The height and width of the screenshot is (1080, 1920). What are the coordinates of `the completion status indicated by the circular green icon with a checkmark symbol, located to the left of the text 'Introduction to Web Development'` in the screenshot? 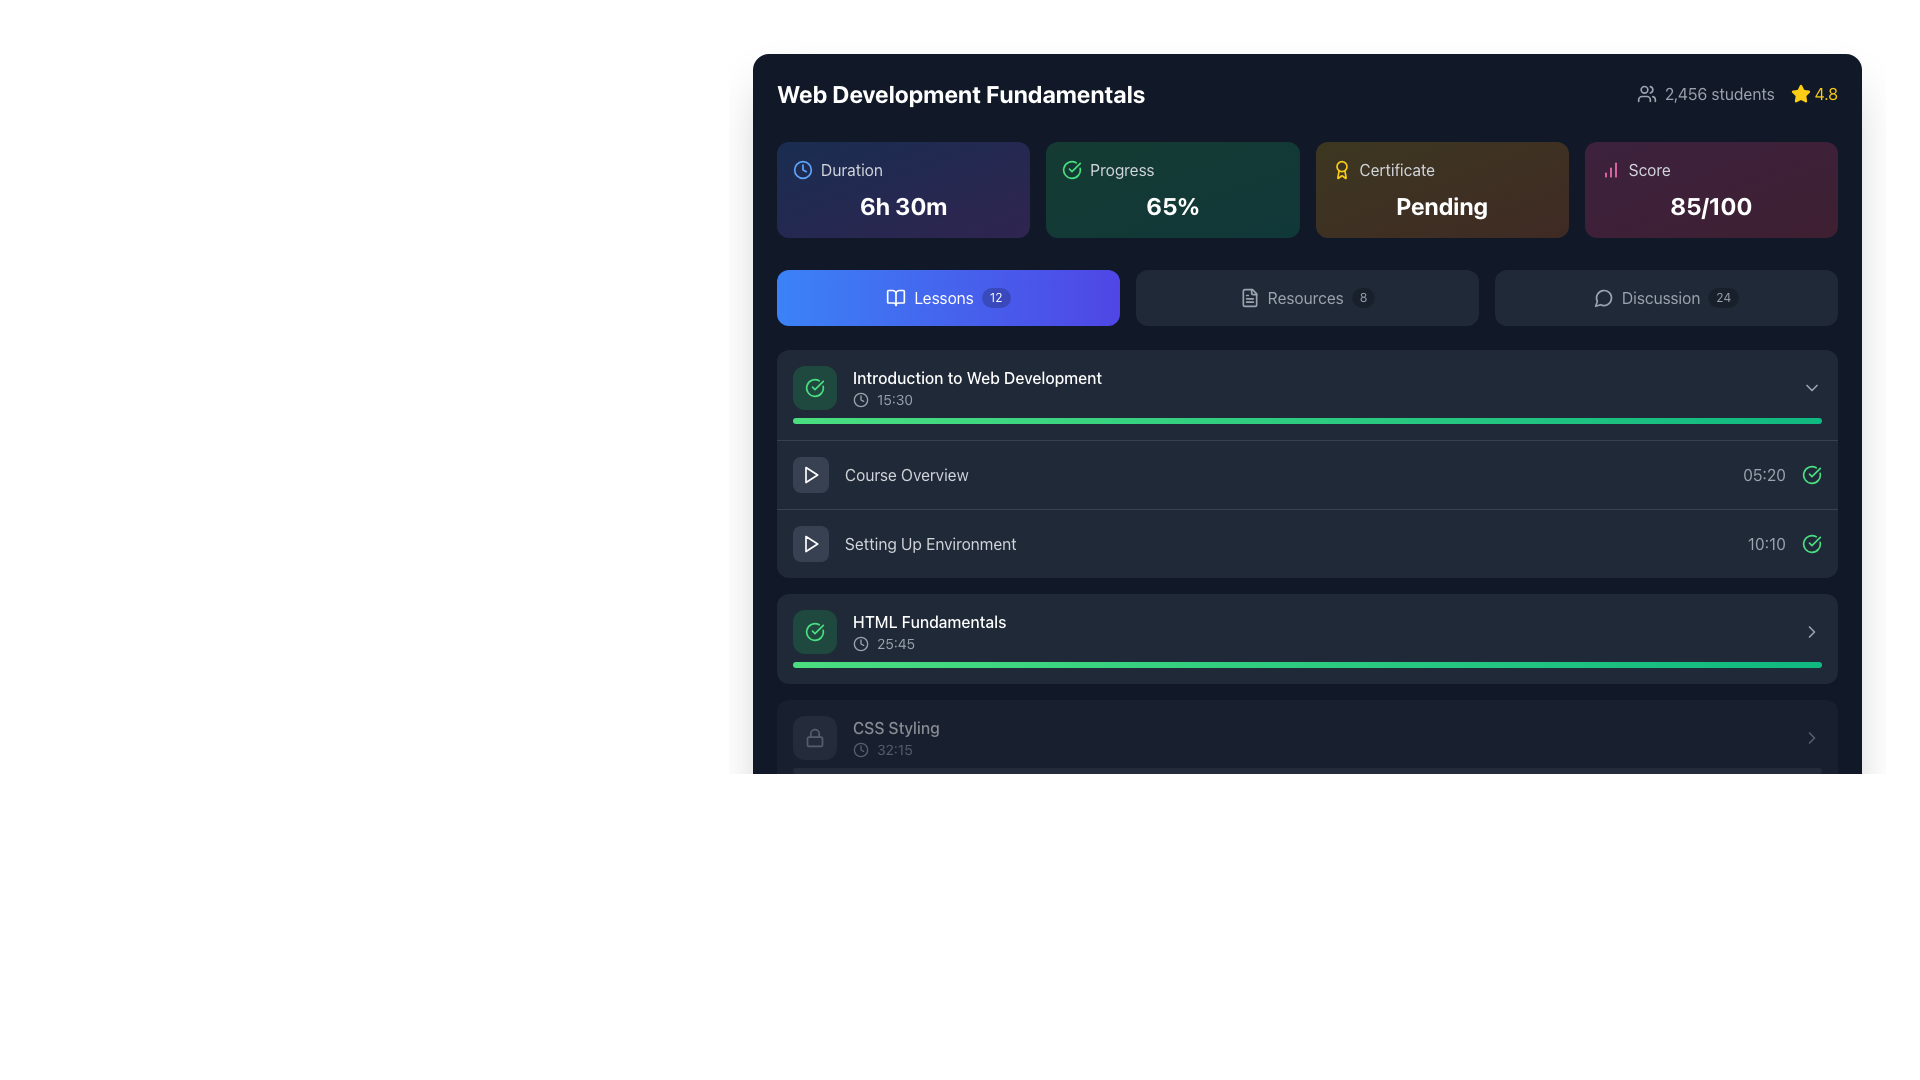 It's located at (815, 388).